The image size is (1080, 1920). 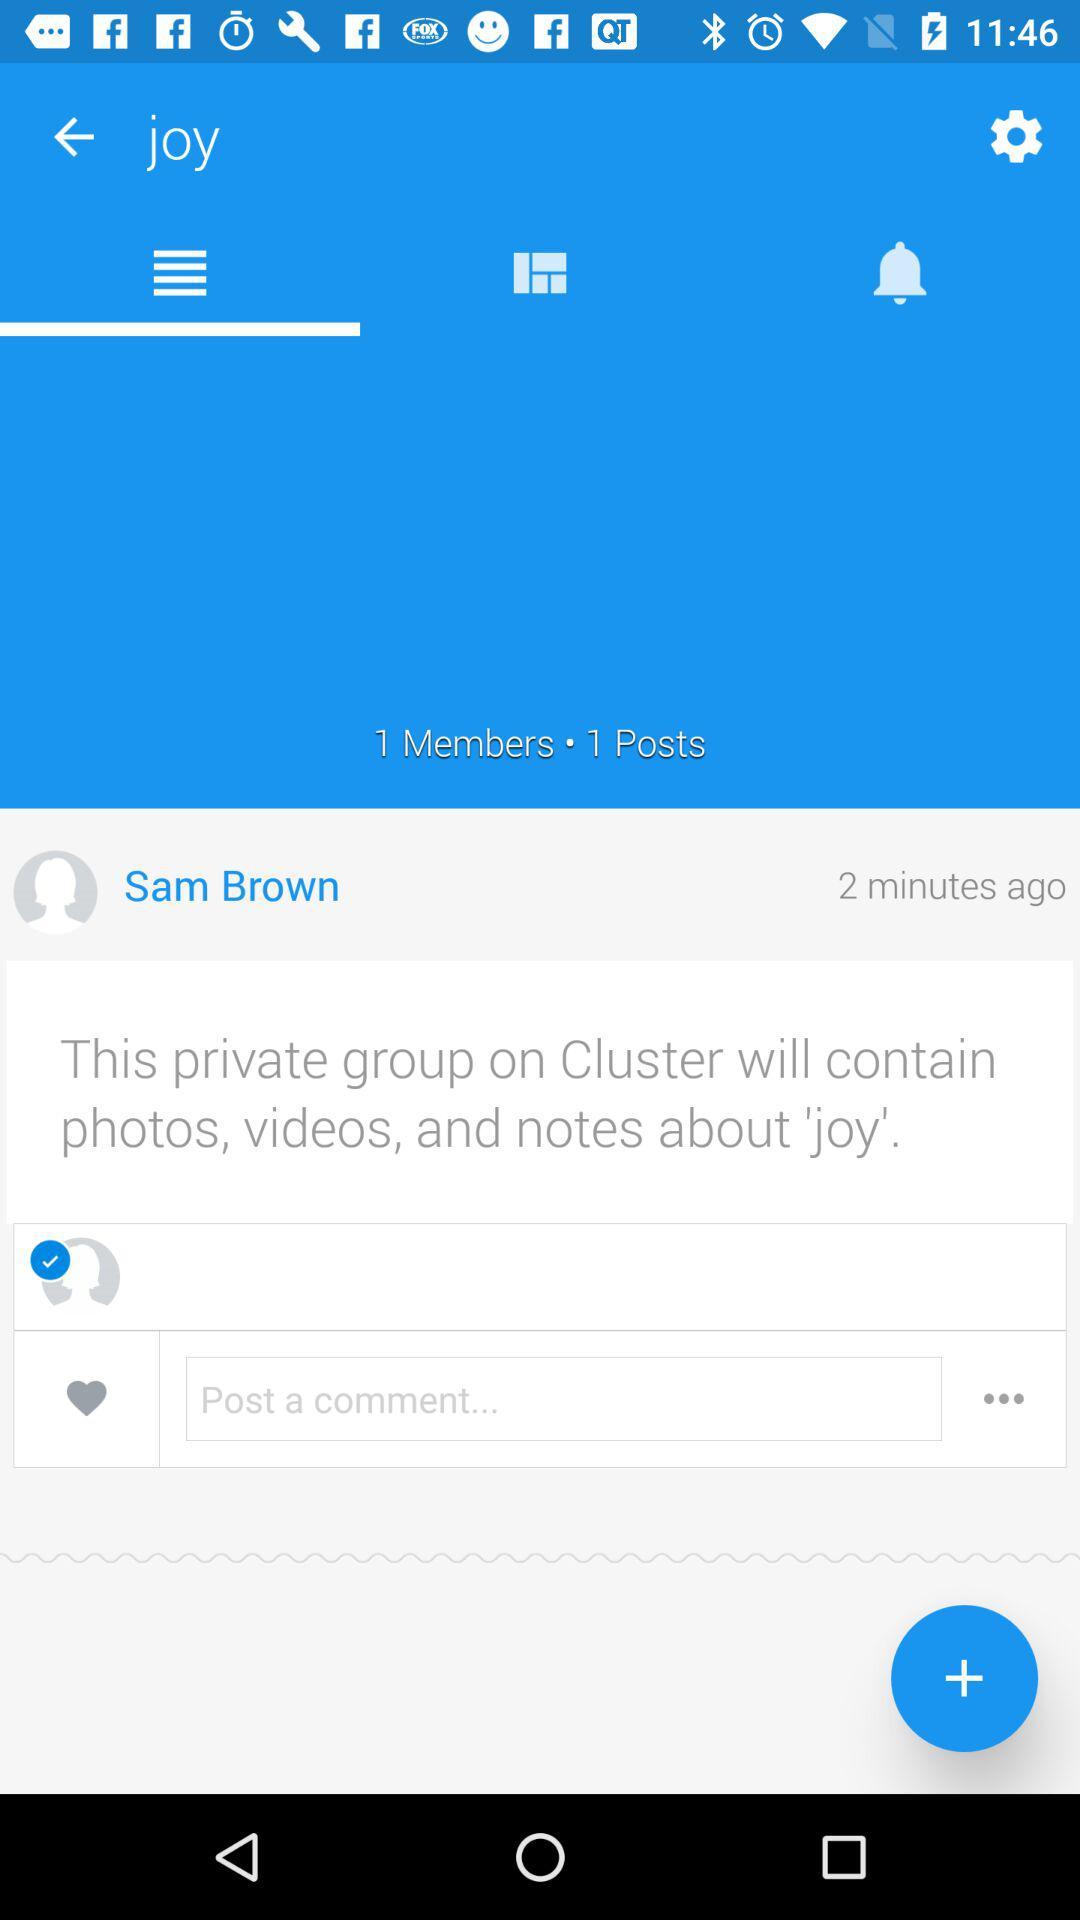 I want to click on heart the group, so click(x=85, y=1397).